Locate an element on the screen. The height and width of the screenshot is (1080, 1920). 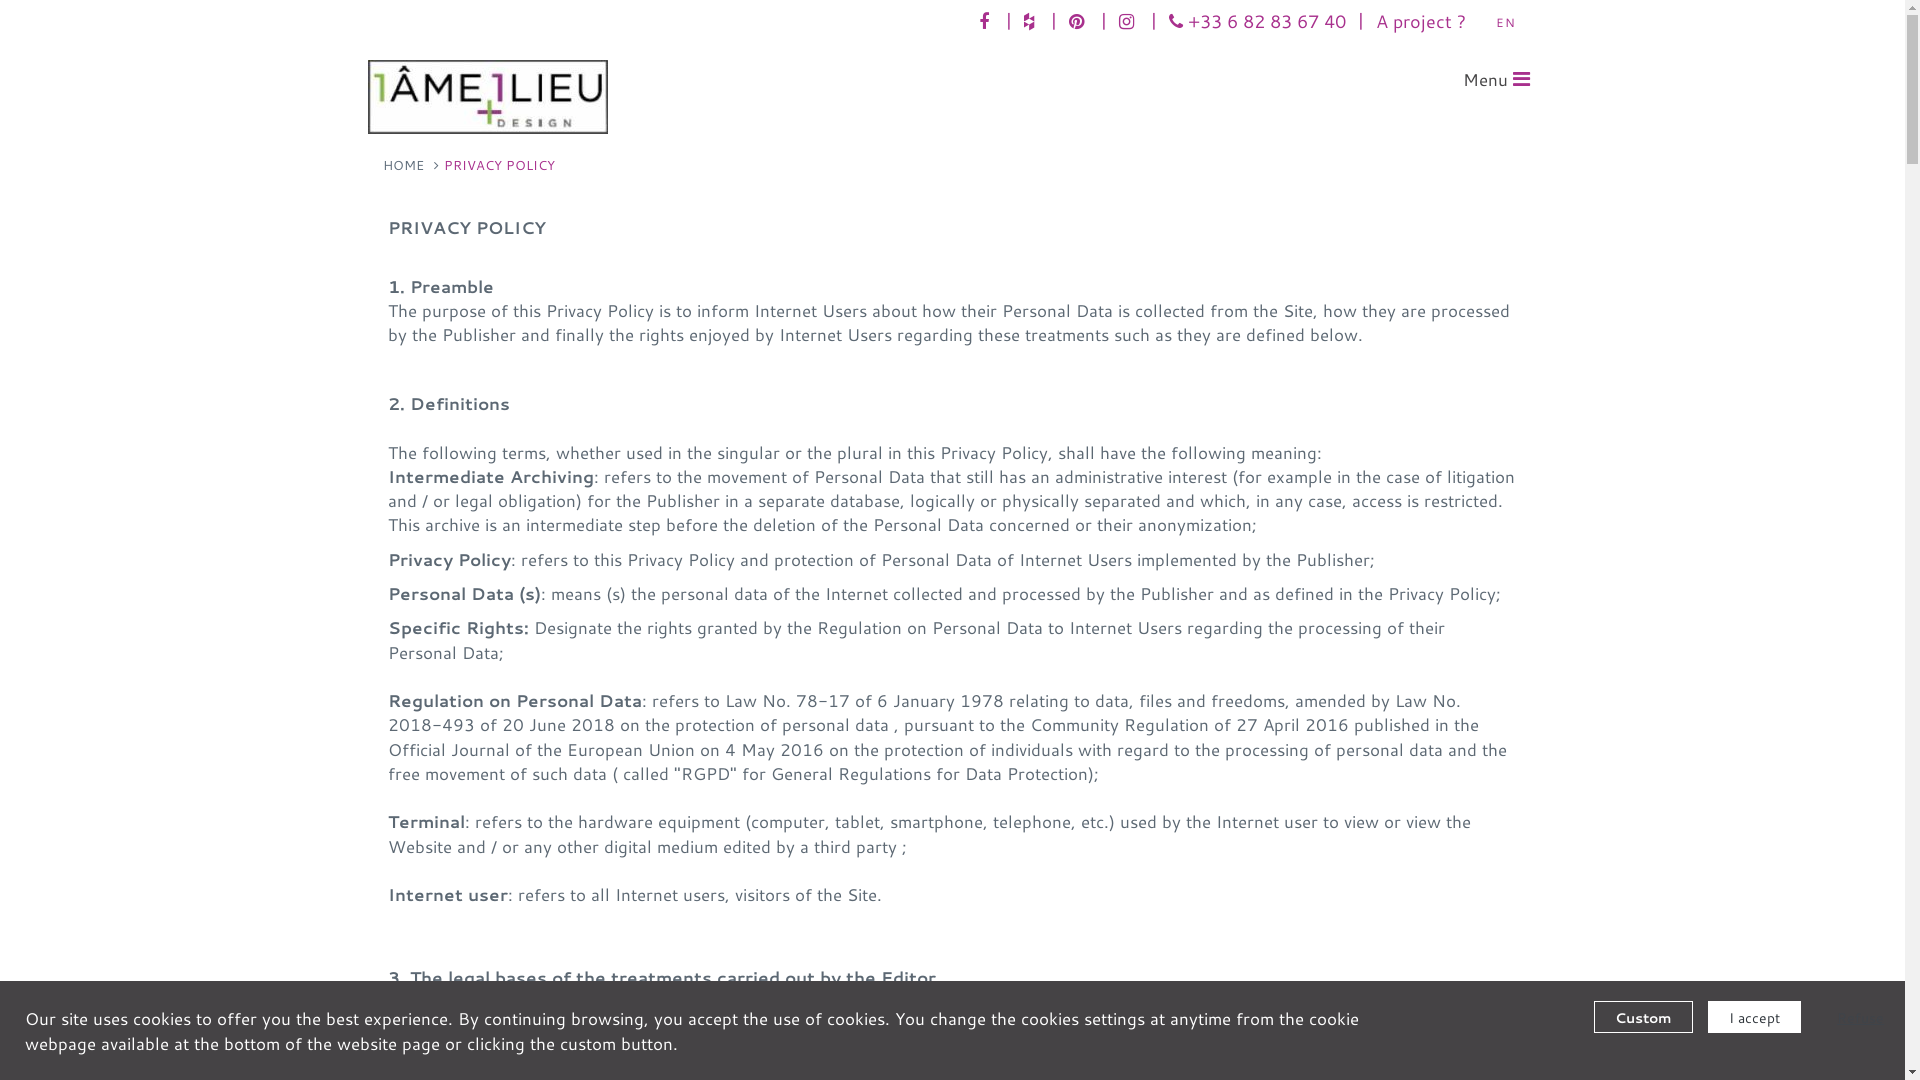
'HOME' is located at coordinates (401, 164).